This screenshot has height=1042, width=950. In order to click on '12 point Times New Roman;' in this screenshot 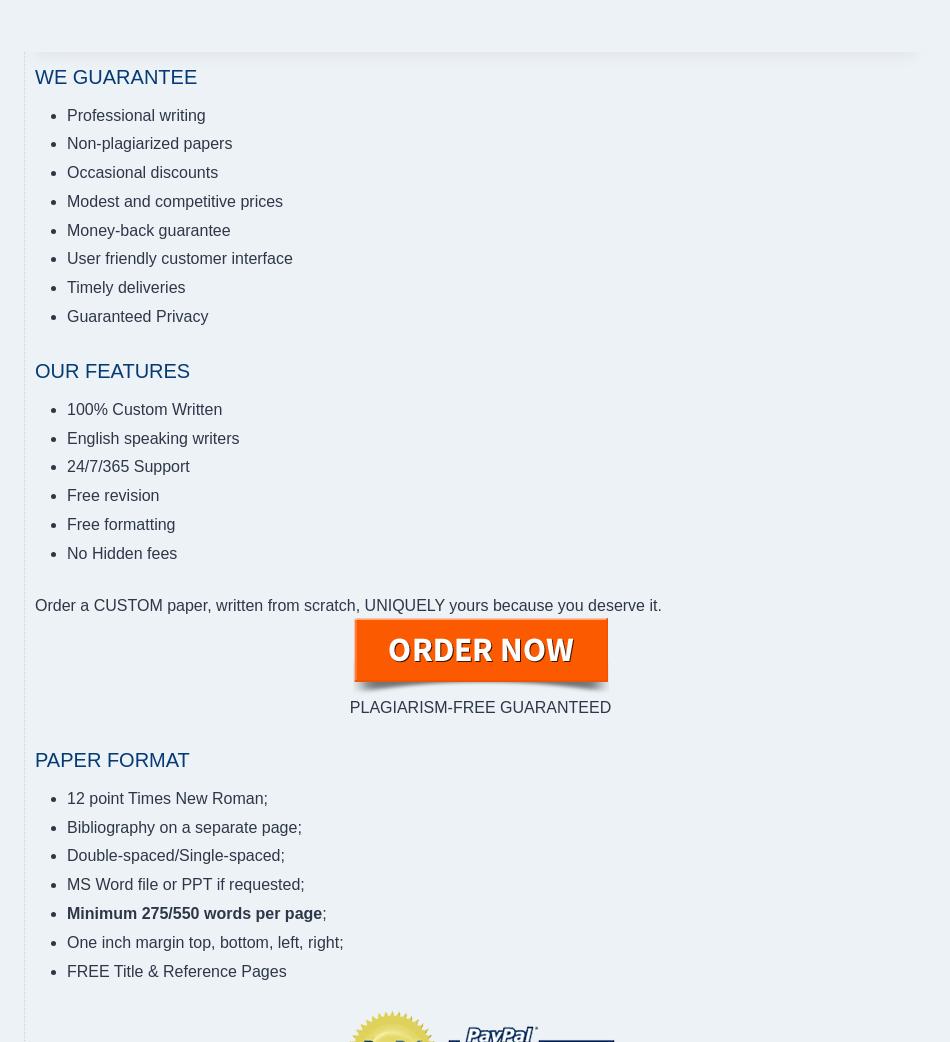, I will do `click(167, 797)`.